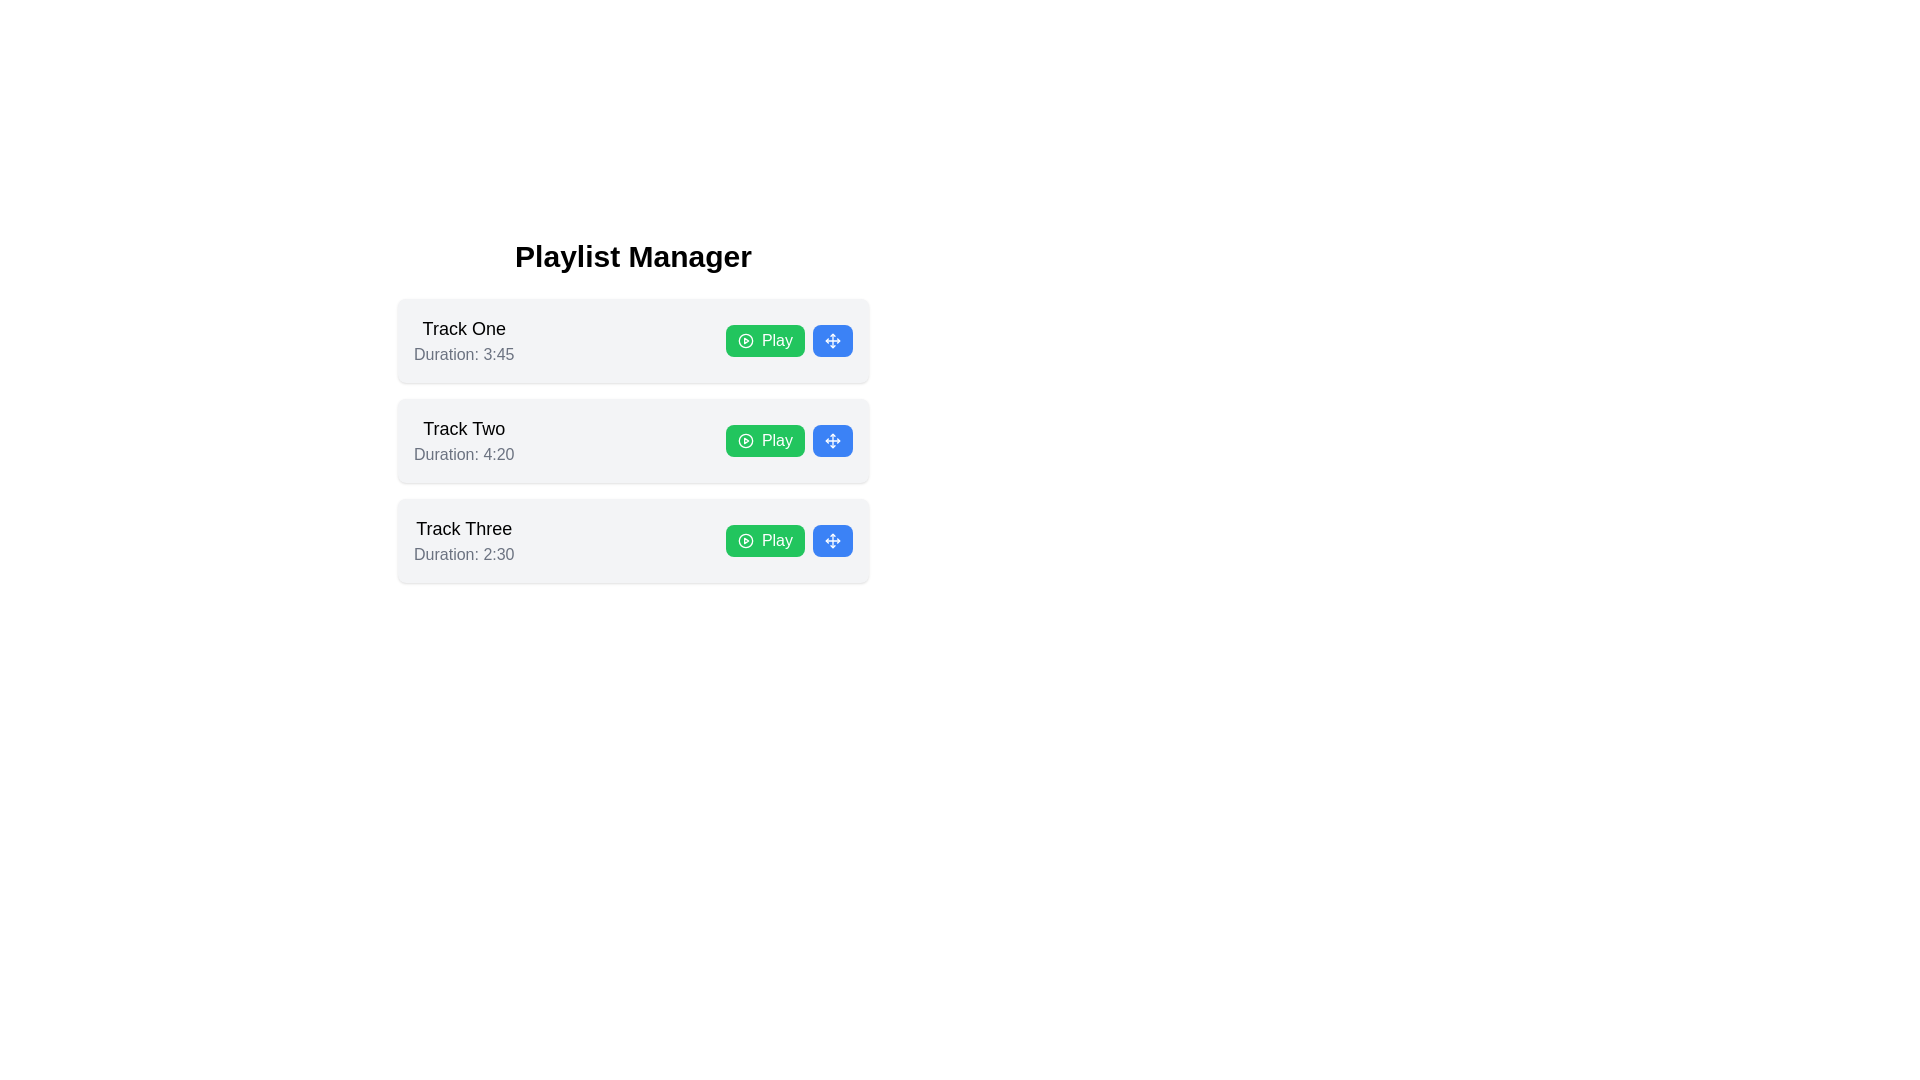 The height and width of the screenshot is (1080, 1920). What do you see at coordinates (833, 439) in the screenshot?
I see `the second button in the control section of the second playlist item` at bounding box center [833, 439].